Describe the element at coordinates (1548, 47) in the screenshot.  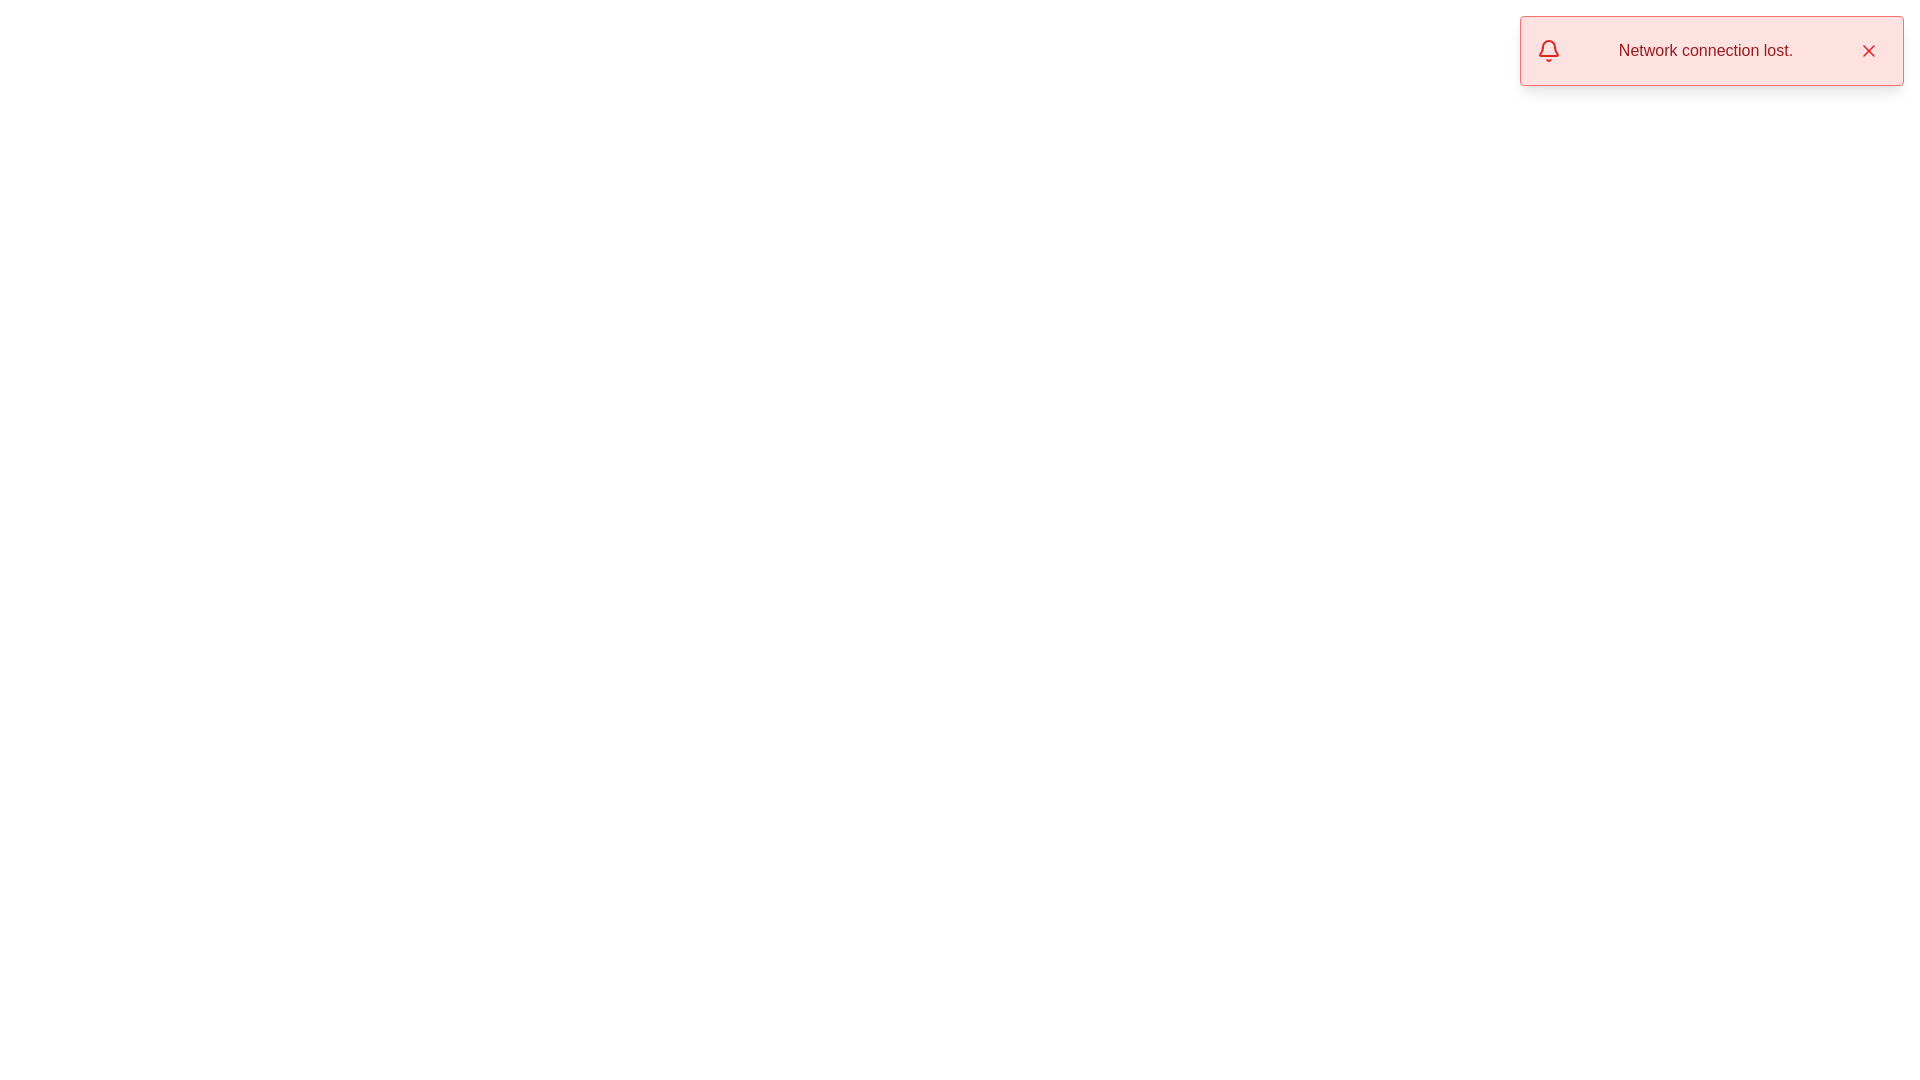
I see `the red bell-shaped icon located in the top-right corner of the notification message box` at that location.